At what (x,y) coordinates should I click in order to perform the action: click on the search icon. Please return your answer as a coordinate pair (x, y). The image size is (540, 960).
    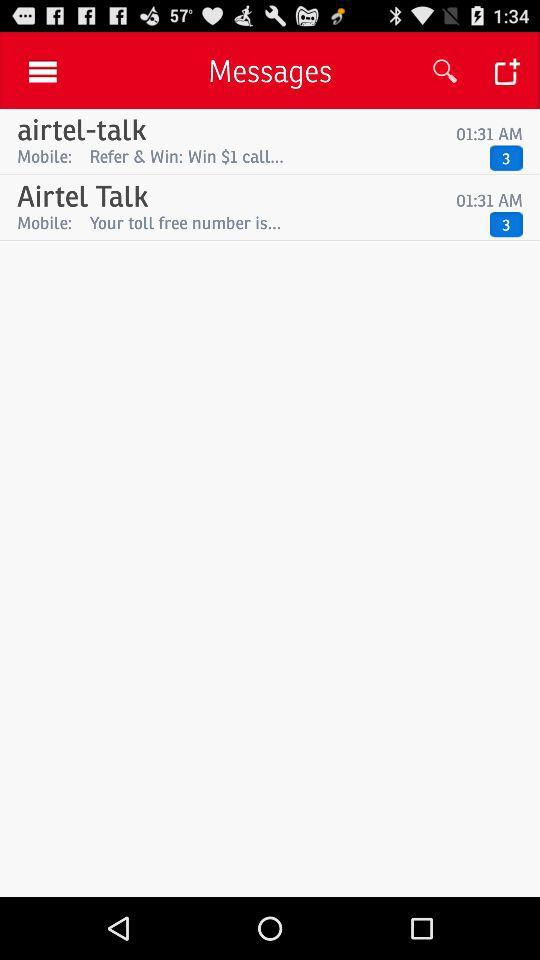
    Looking at the image, I should click on (445, 76).